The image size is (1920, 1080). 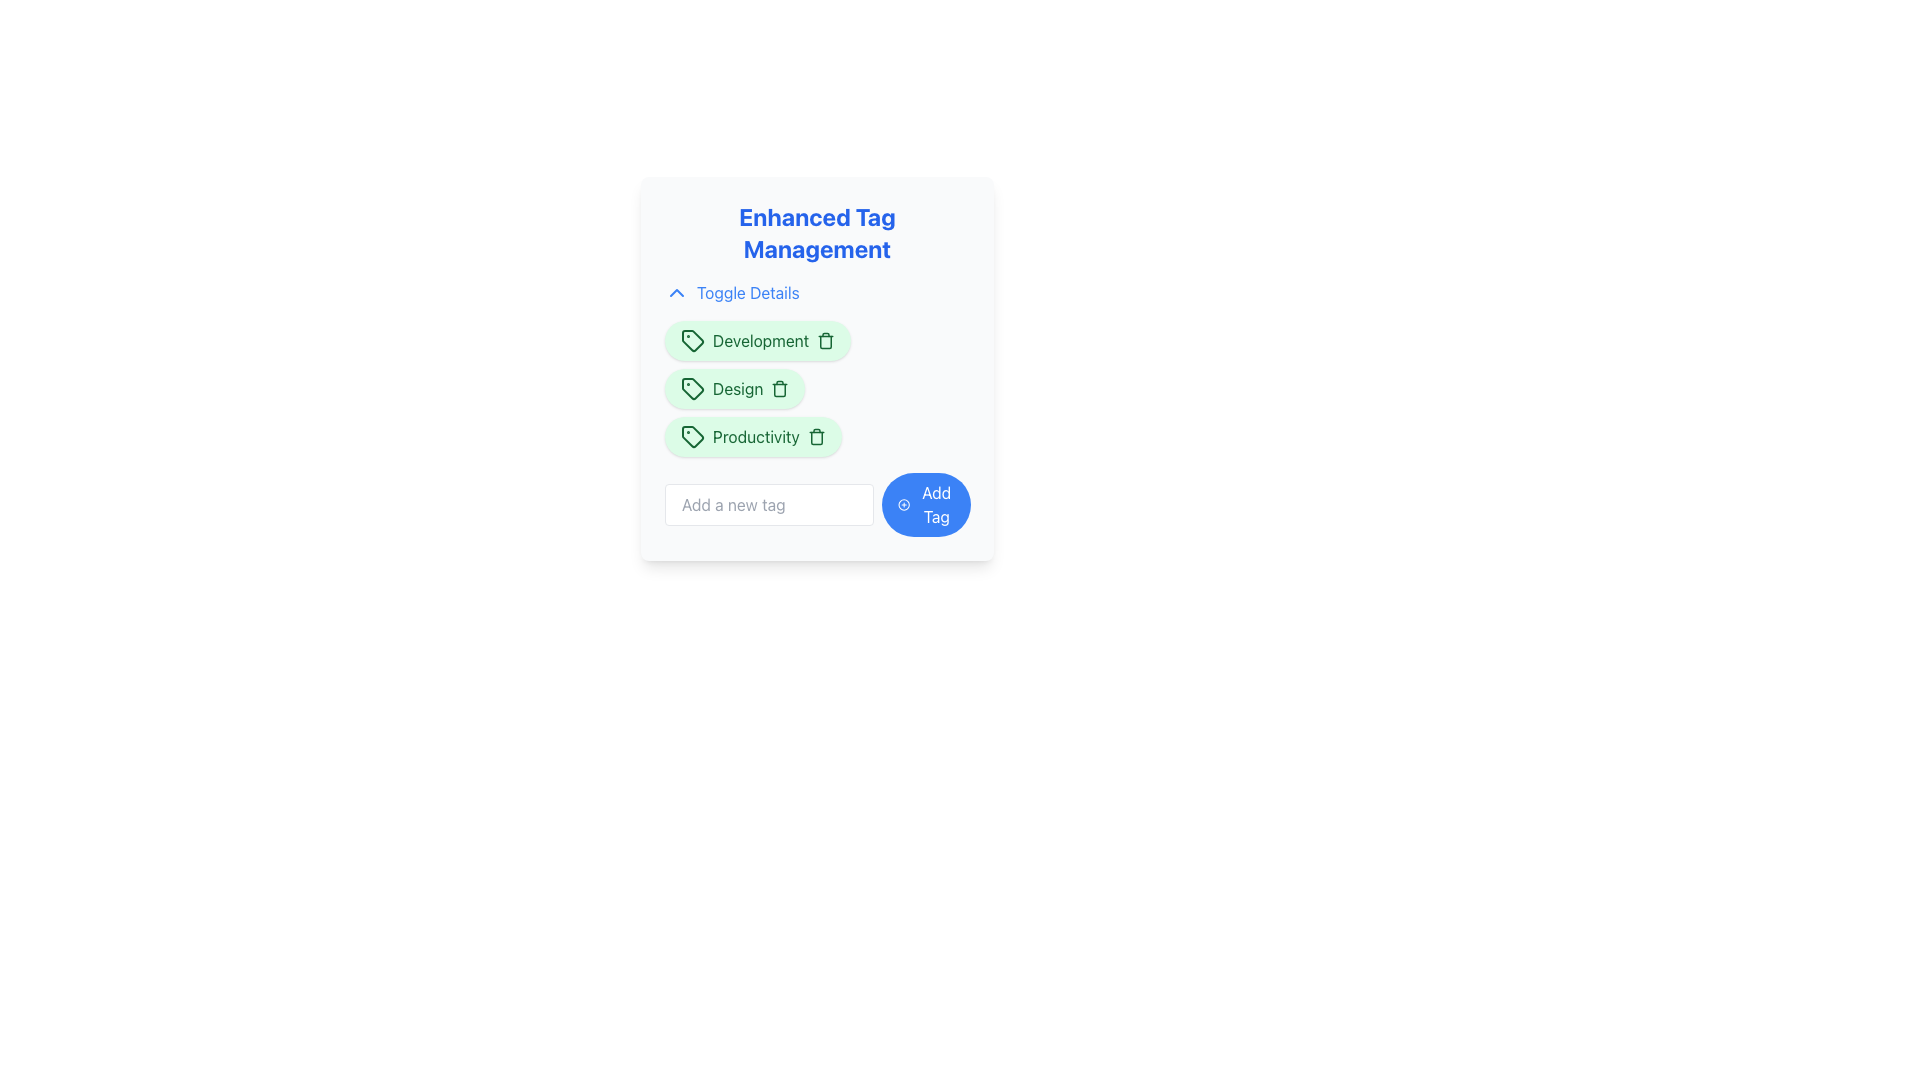 I want to click on the 'Design' text element in the second tag component within the Enhanced Tag Management interface, so click(x=737, y=389).